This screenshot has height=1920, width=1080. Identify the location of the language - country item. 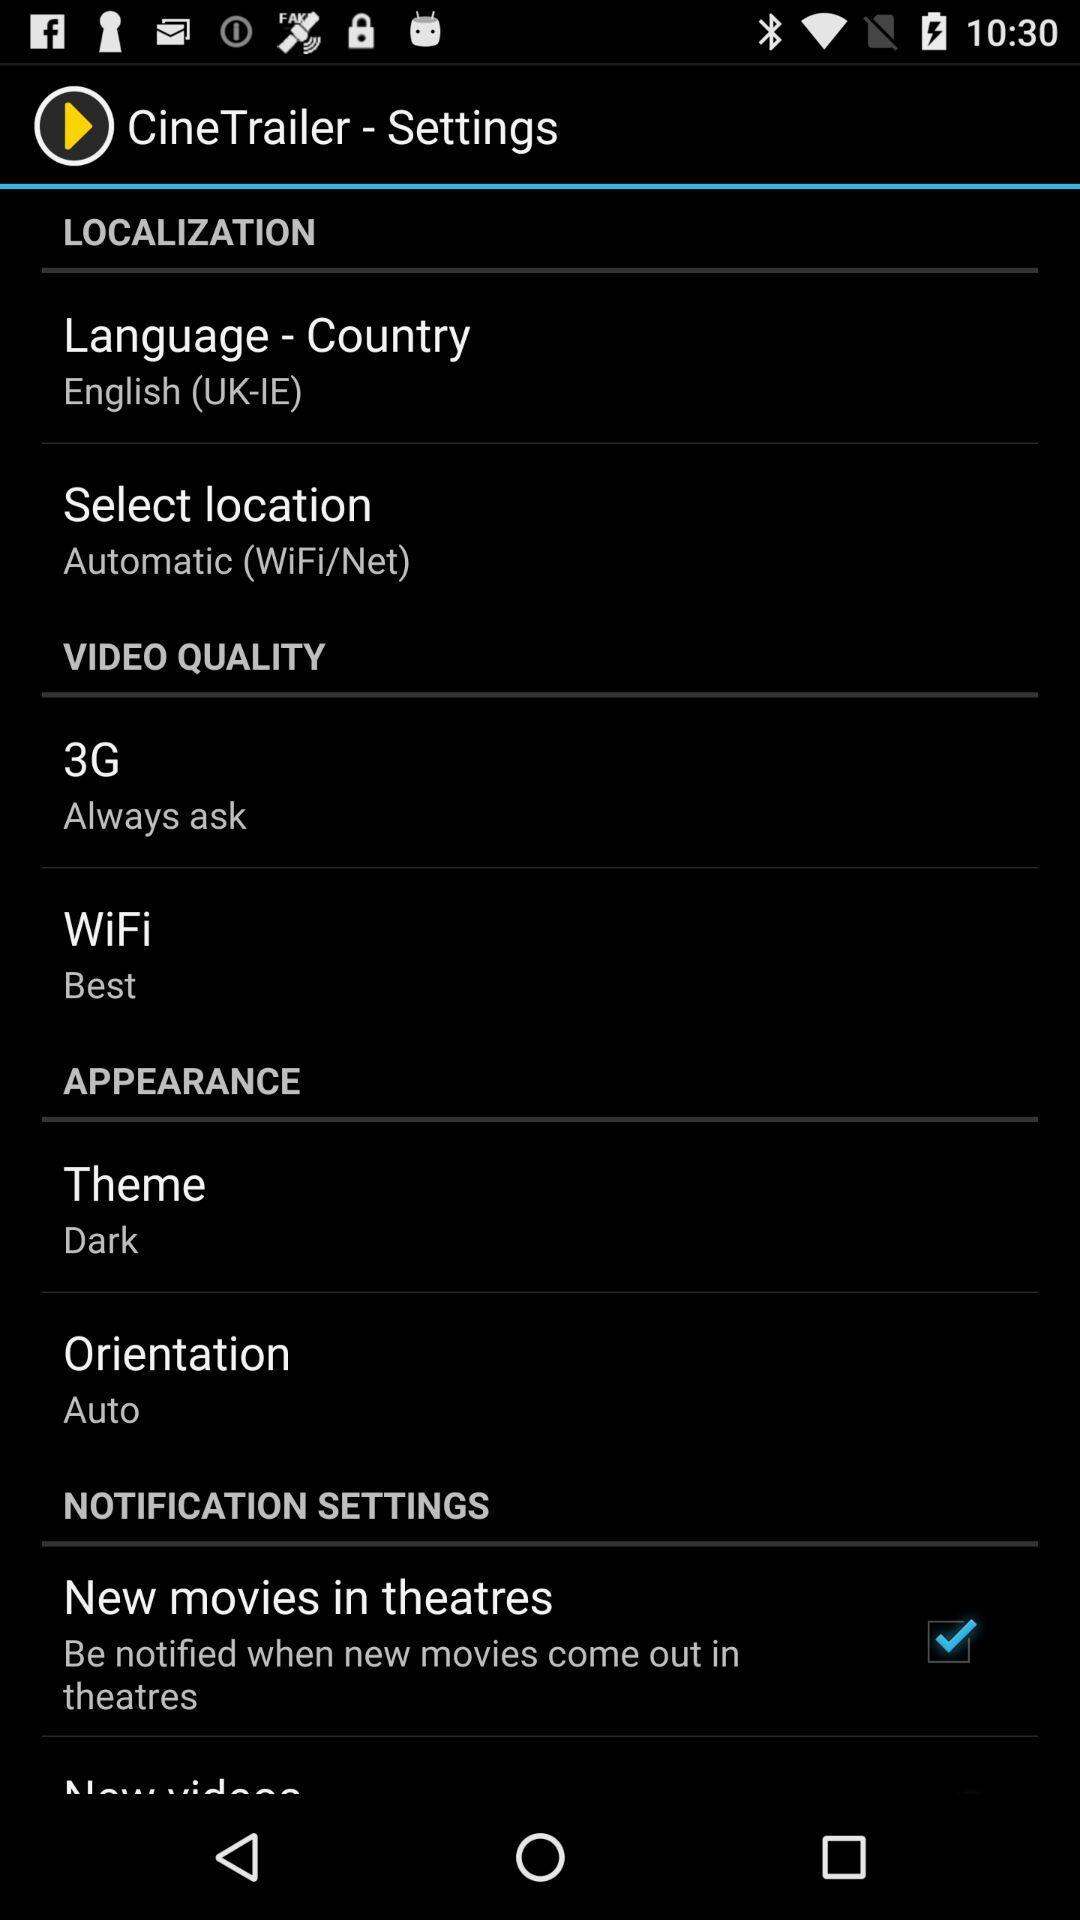
(265, 333).